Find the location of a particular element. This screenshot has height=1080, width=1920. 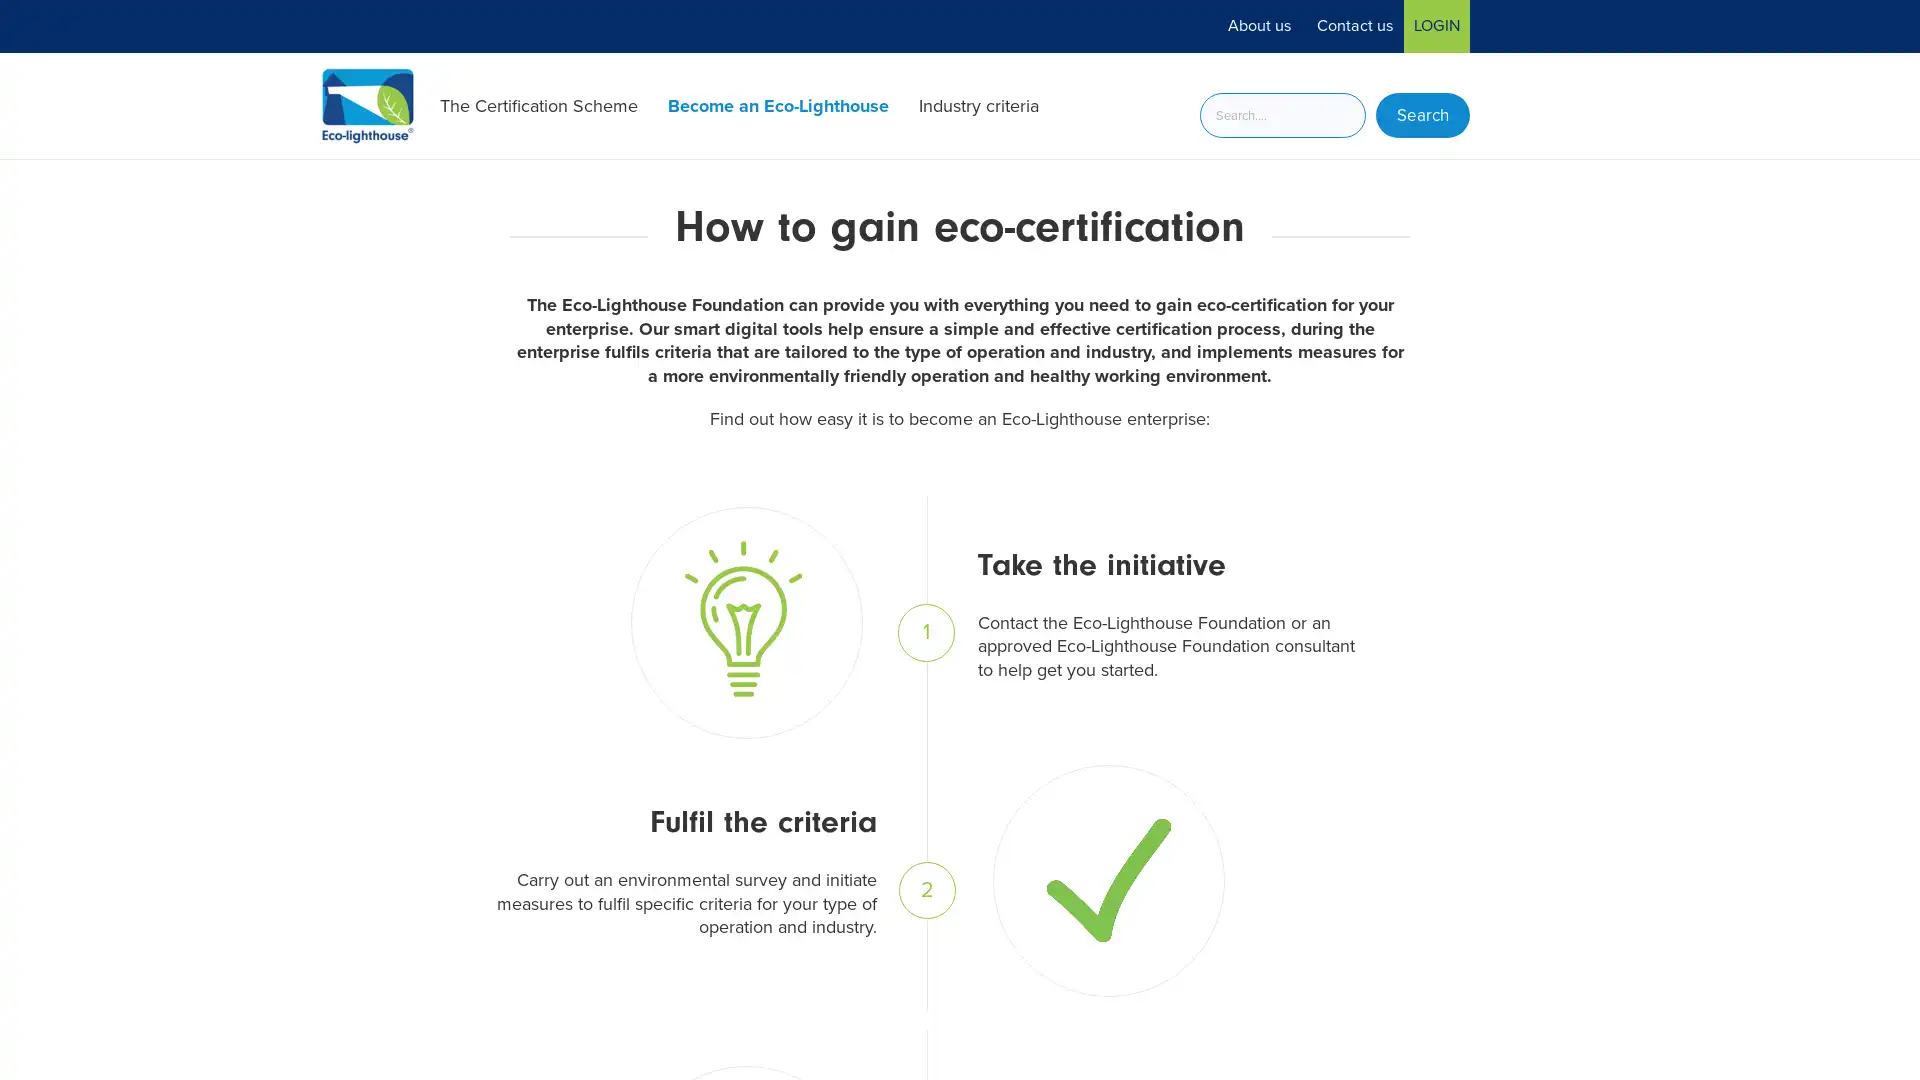

Search is located at coordinates (1421, 115).